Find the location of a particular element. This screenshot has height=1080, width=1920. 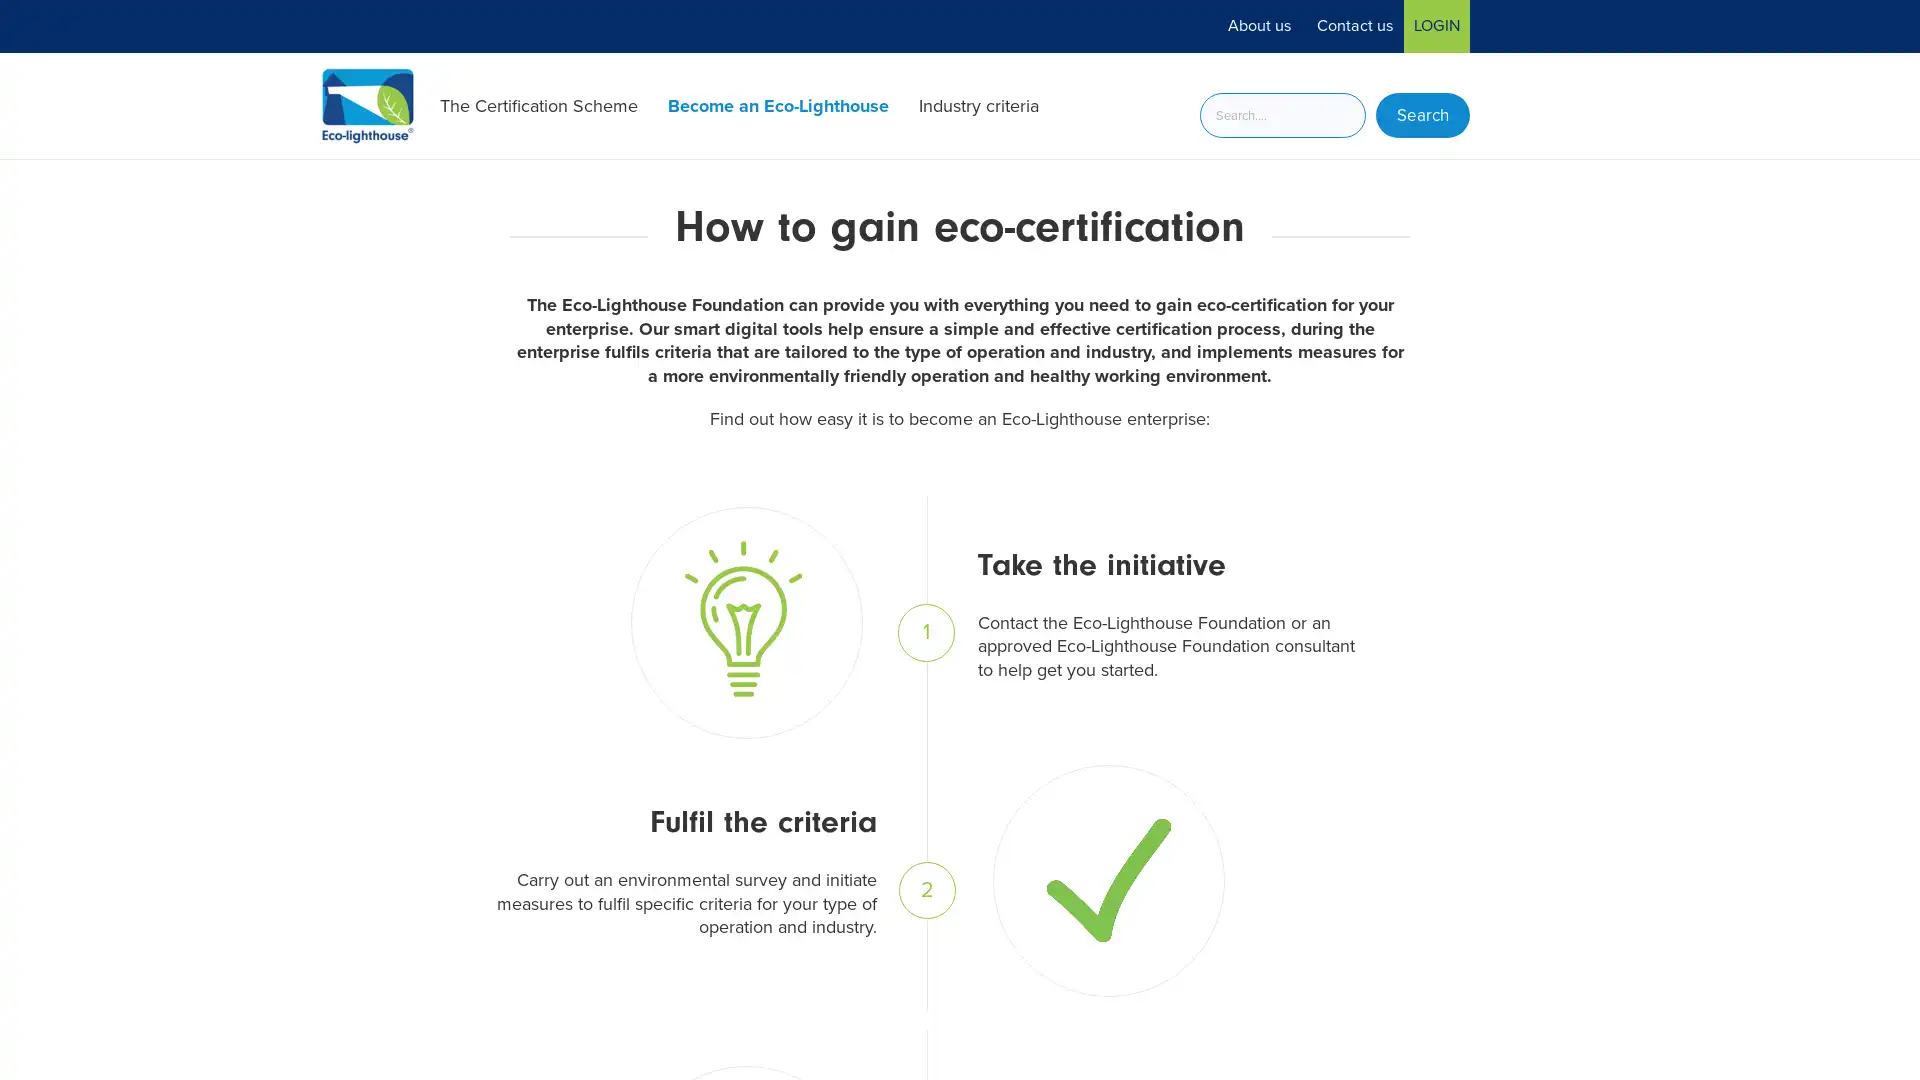

Search is located at coordinates (1421, 115).